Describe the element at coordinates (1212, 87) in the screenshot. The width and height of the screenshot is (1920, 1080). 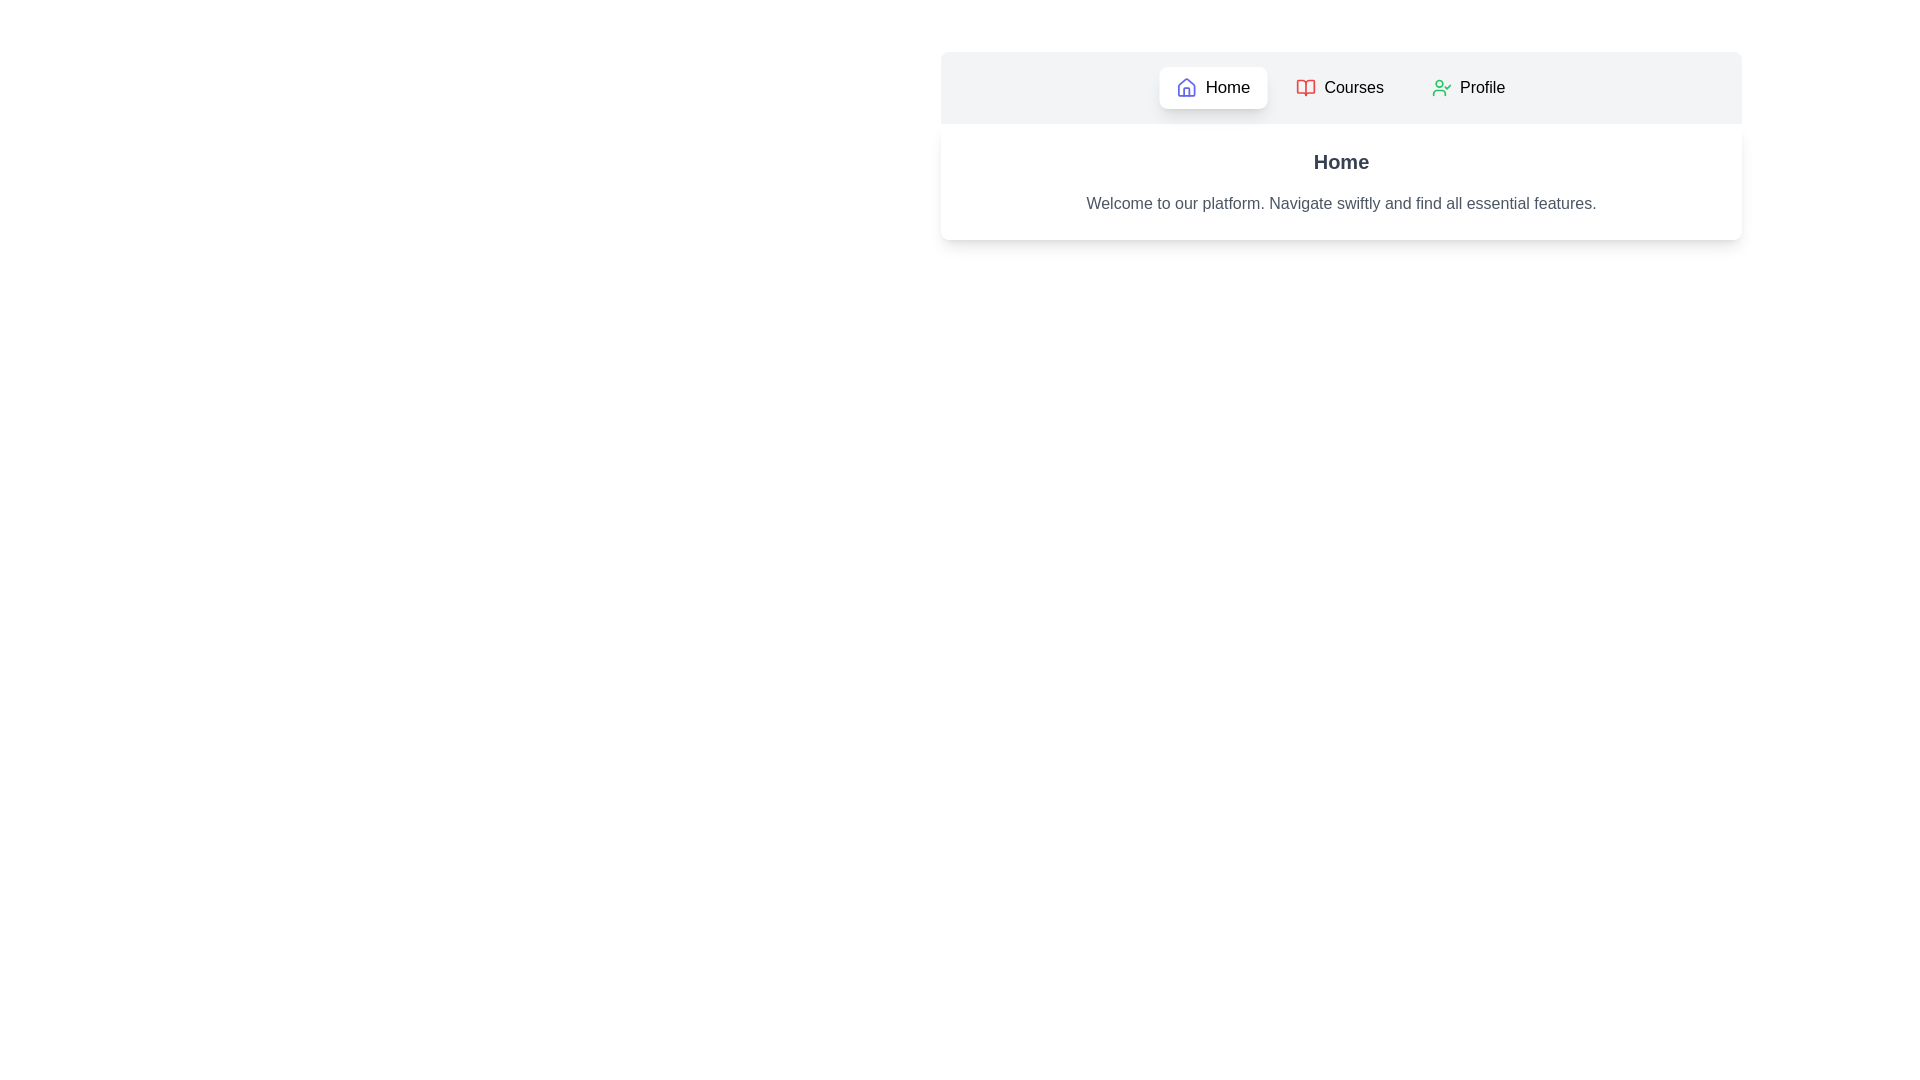
I see `the tab labeled Home` at that location.